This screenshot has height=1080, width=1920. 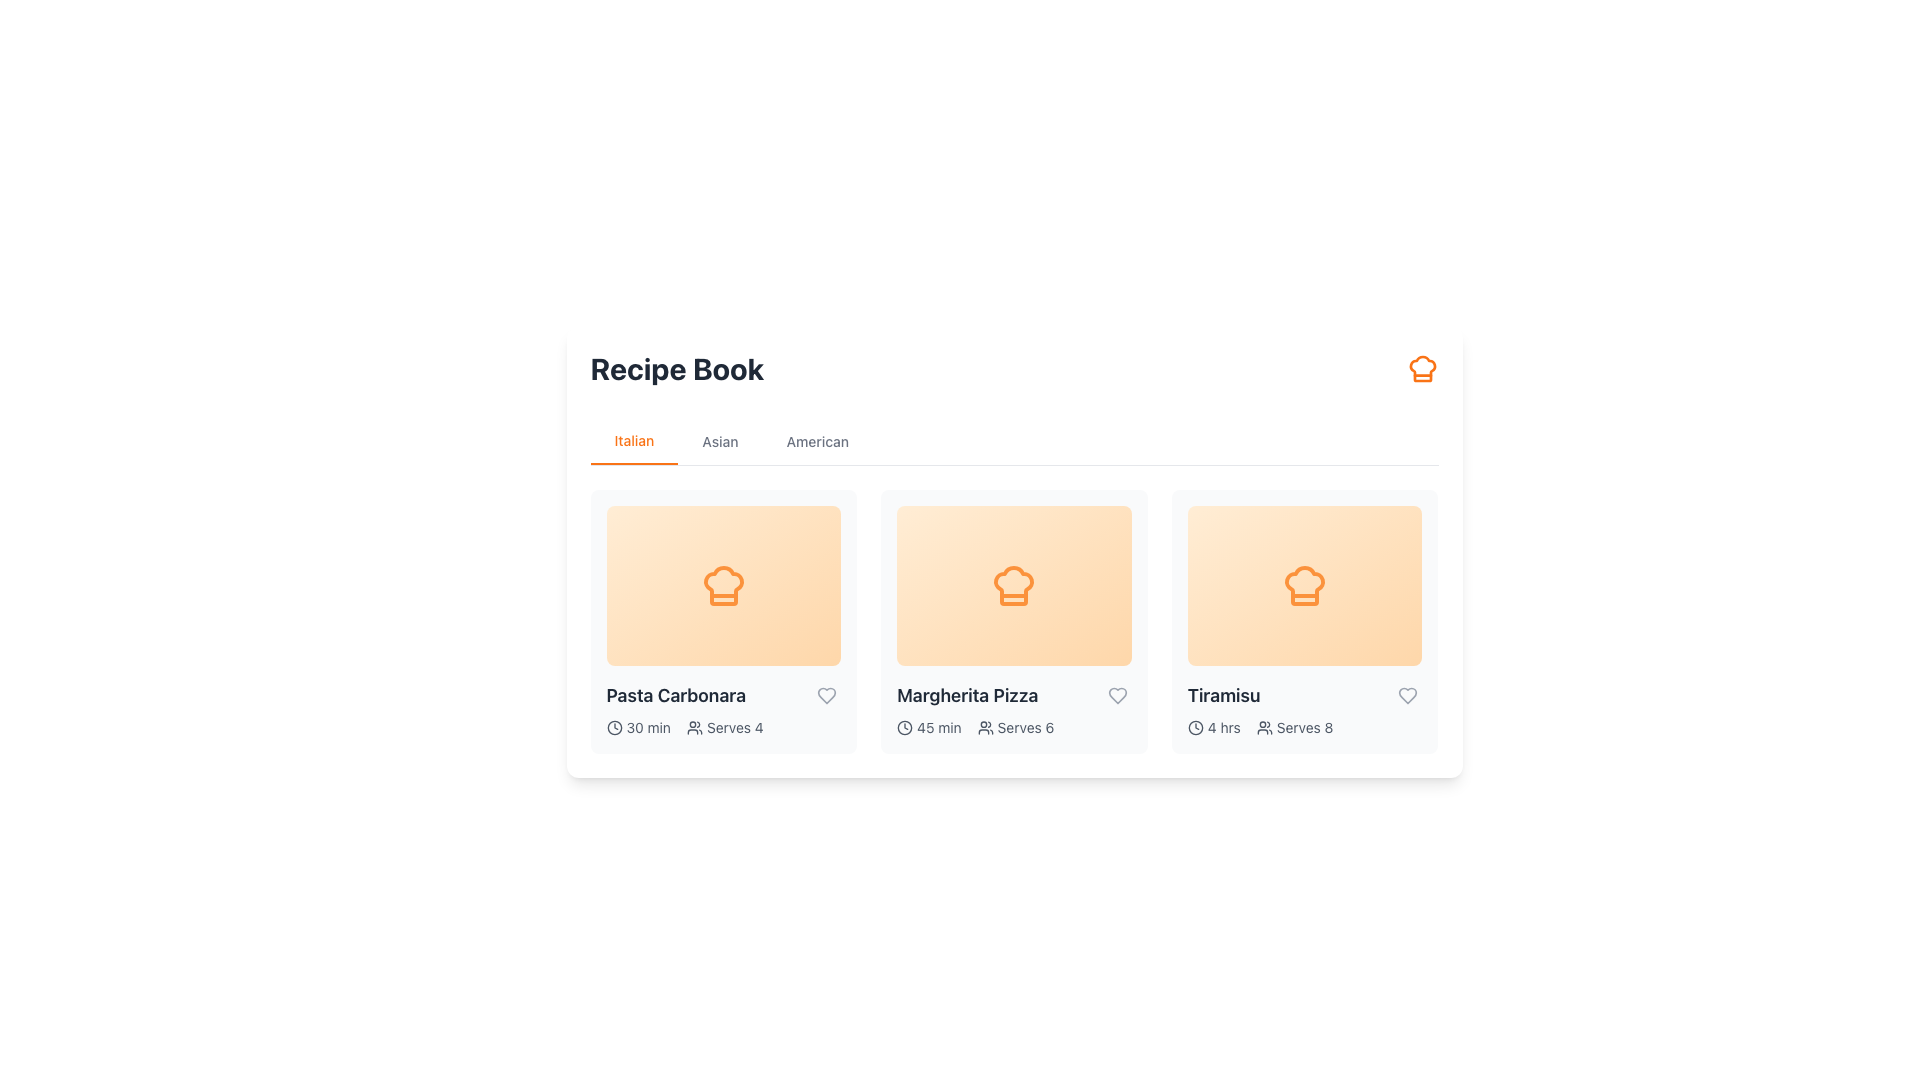 I want to click on the favorite icon located at the bottom right corner of the 'Margherita Pizza' card in the recipe list, so click(x=1116, y=694).